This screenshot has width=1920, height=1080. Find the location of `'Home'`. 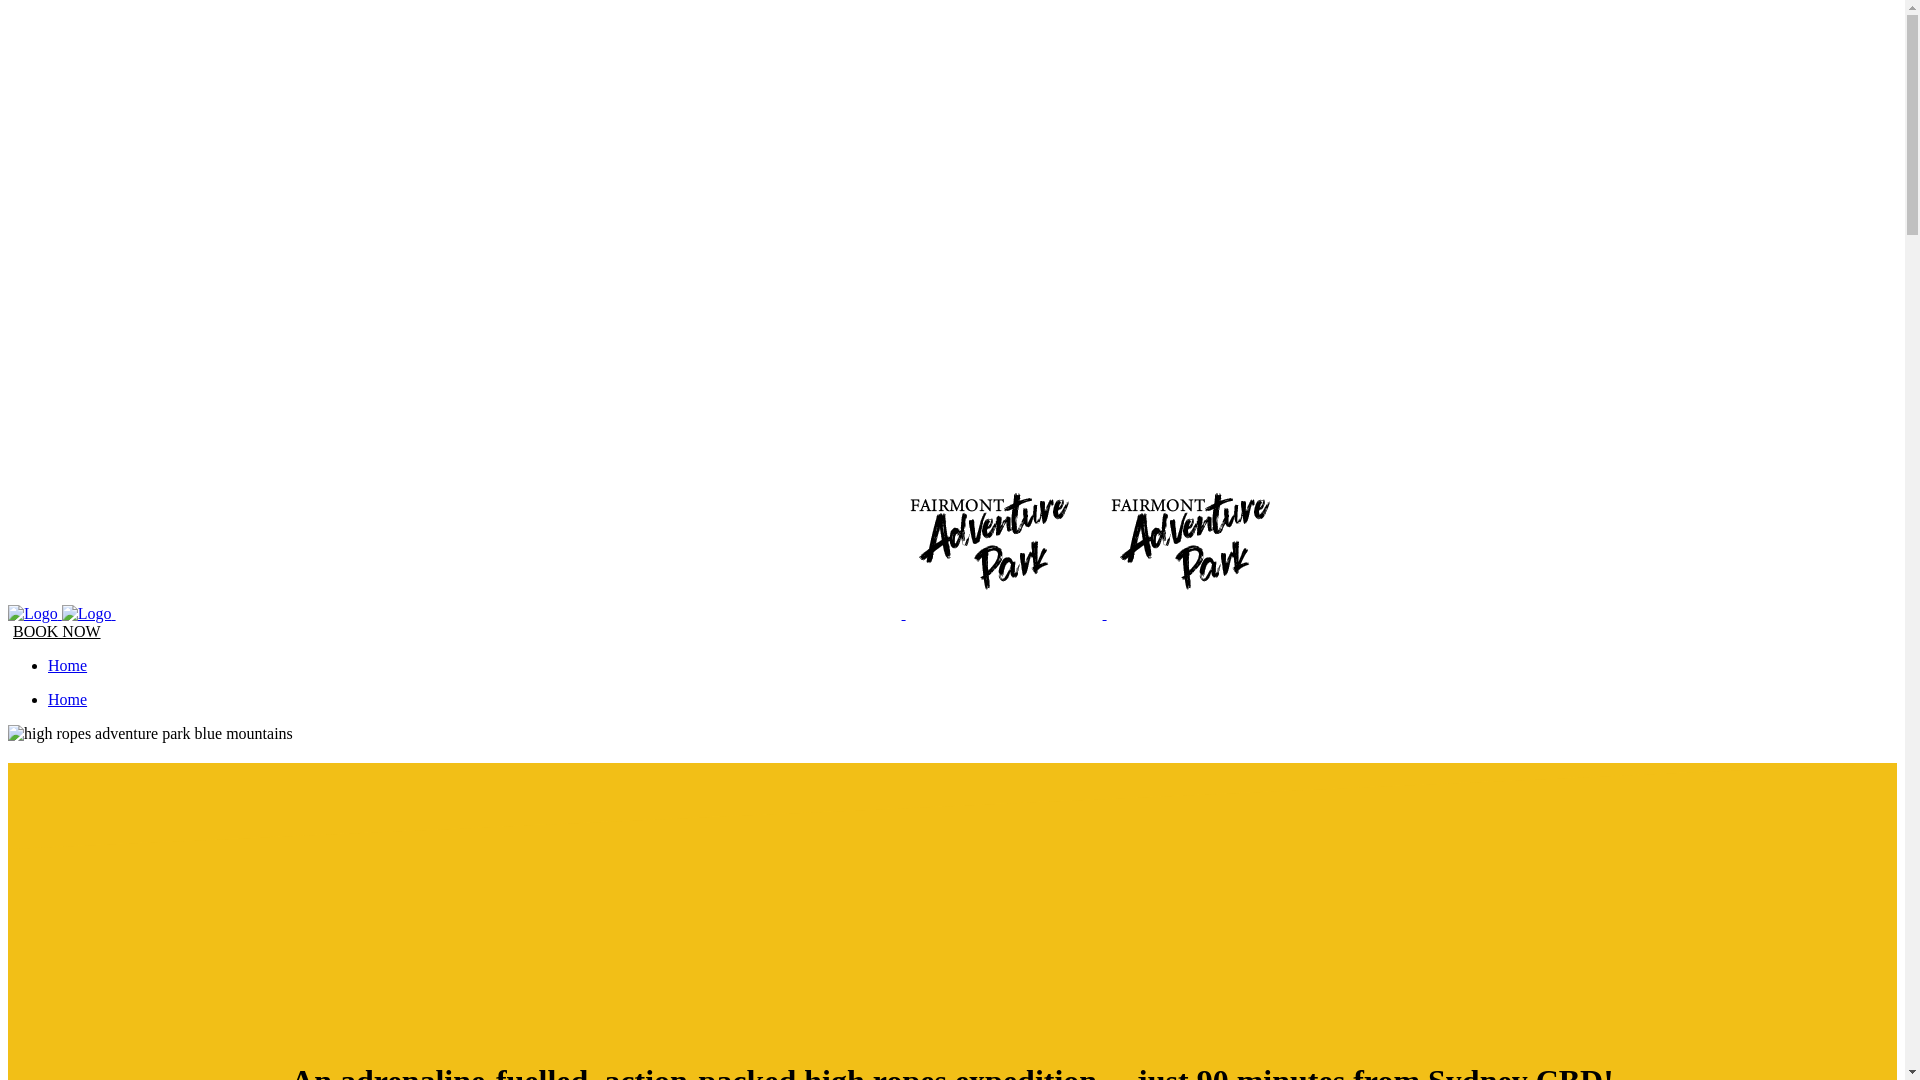

'Home' is located at coordinates (67, 698).